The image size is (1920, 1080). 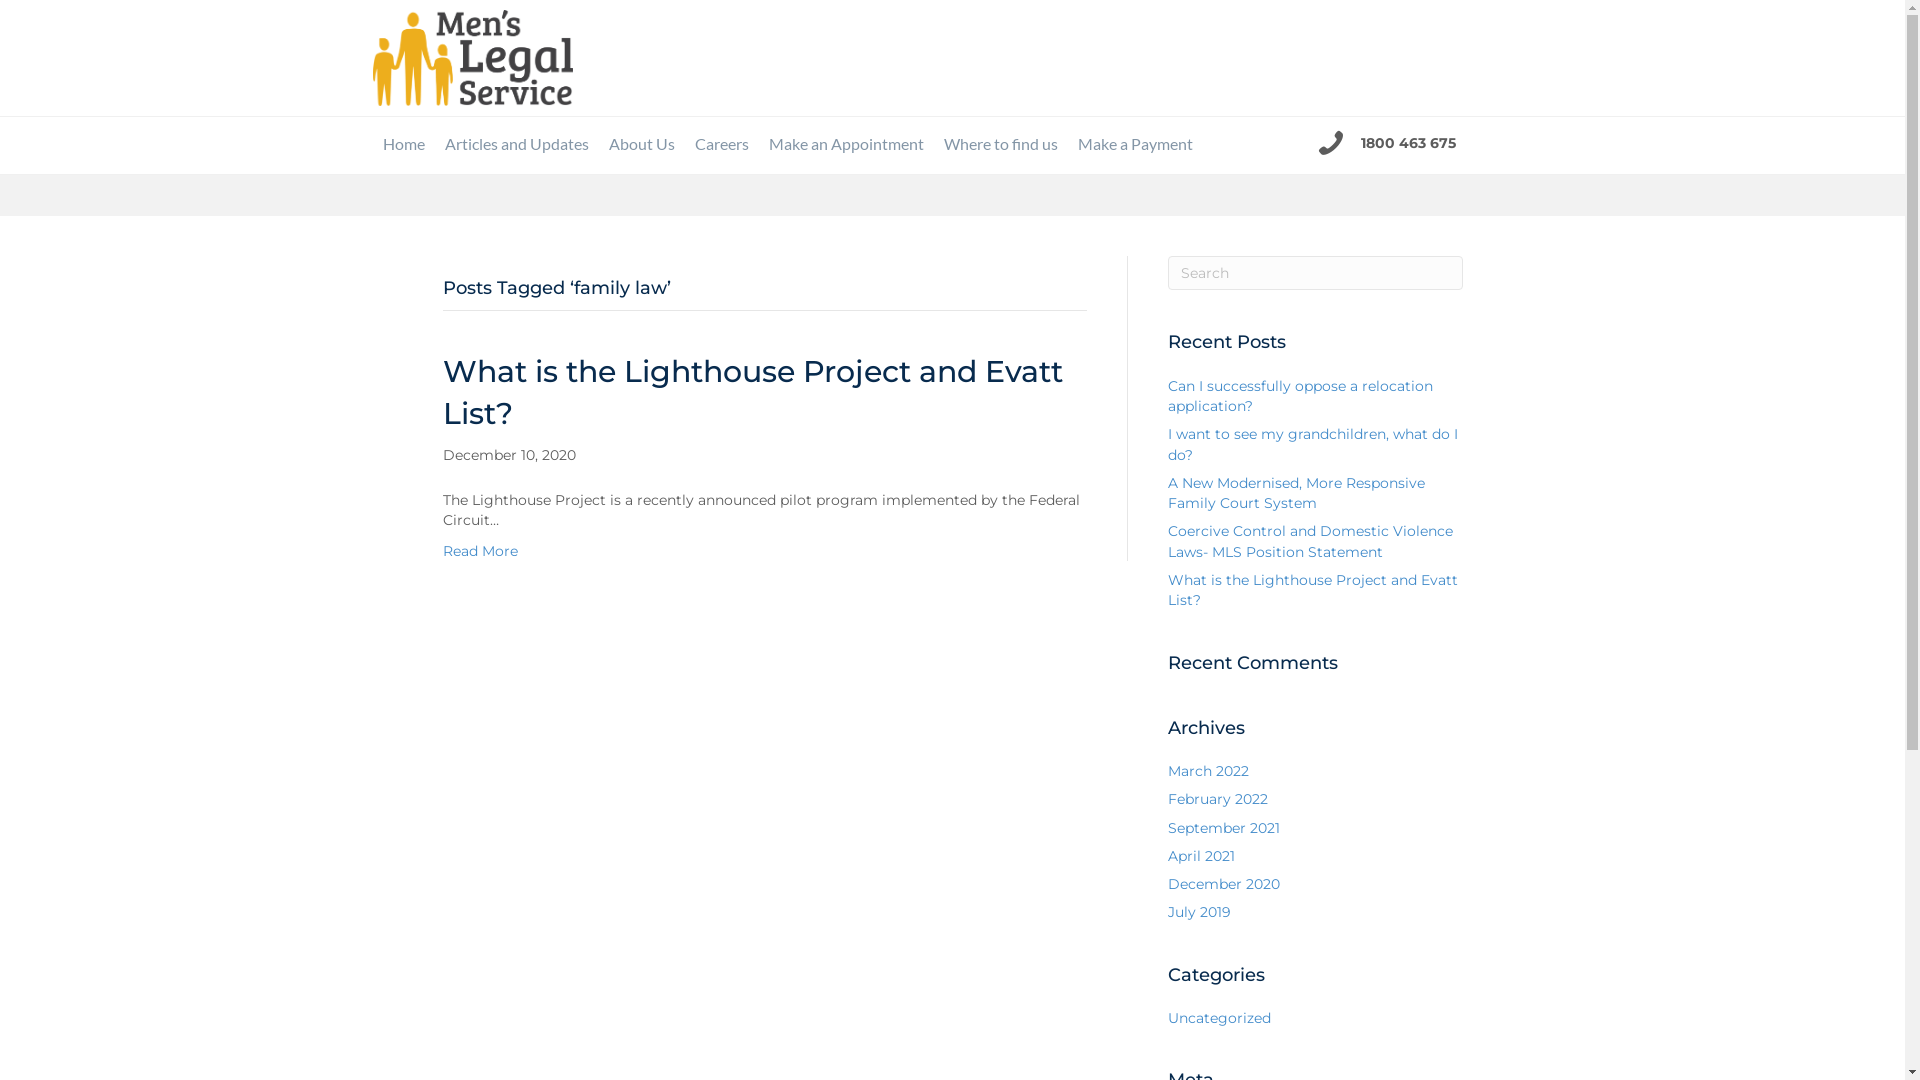 What do you see at coordinates (372, 142) in the screenshot?
I see `'Home'` at bounding box center [372, 142].